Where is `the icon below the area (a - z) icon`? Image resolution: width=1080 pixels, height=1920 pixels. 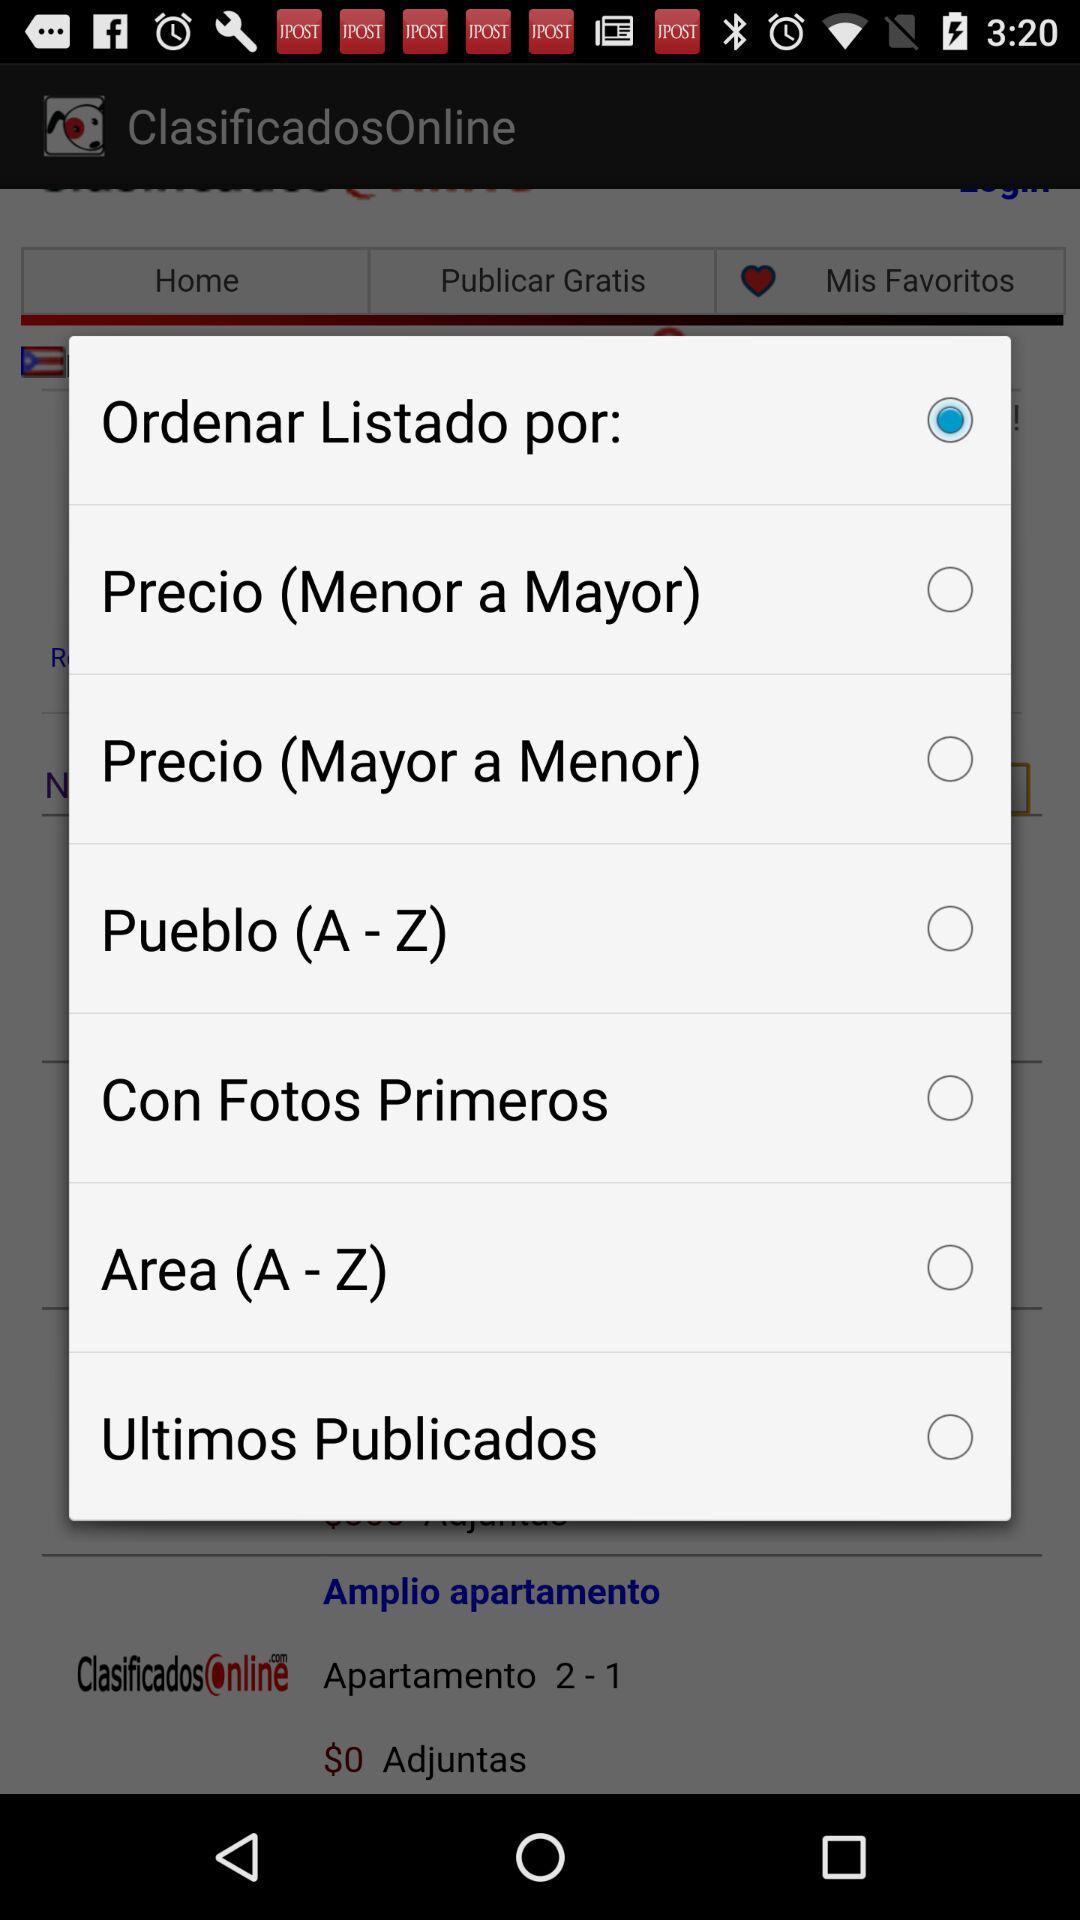 the icon below the area (a - z) icon is located at coordinates (540, 1435).